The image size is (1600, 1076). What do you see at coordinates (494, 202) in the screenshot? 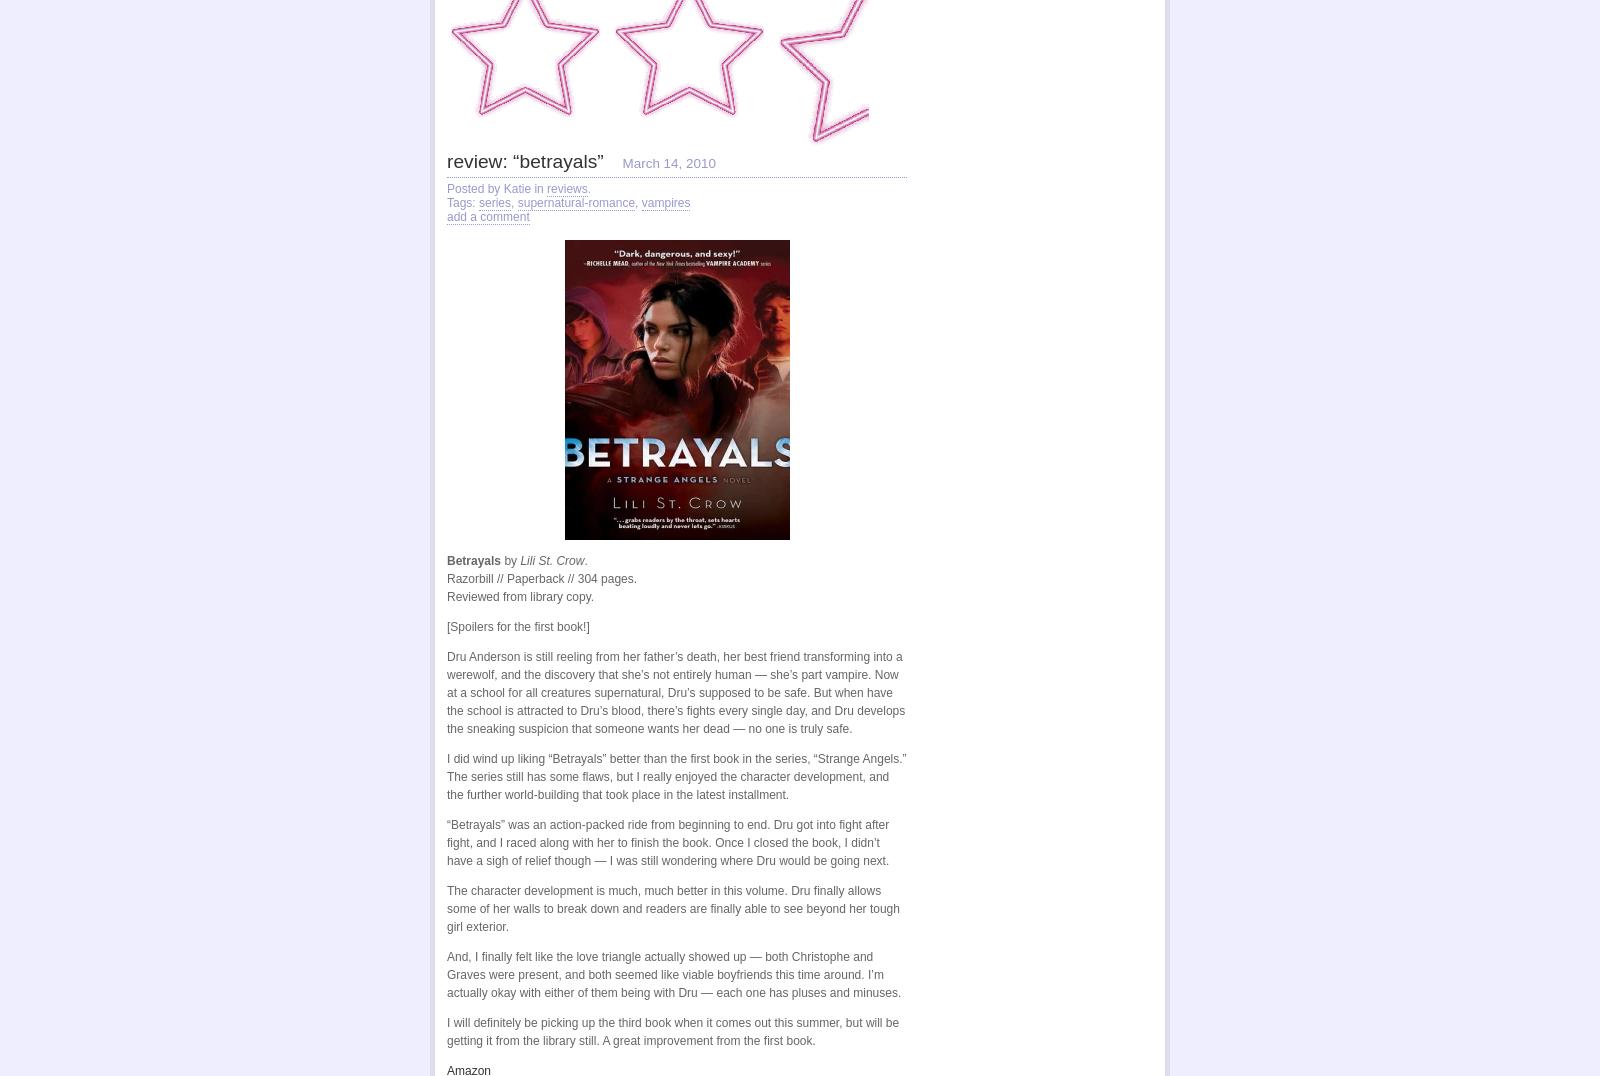
I see `'series'` at bounding box center [494, 202].